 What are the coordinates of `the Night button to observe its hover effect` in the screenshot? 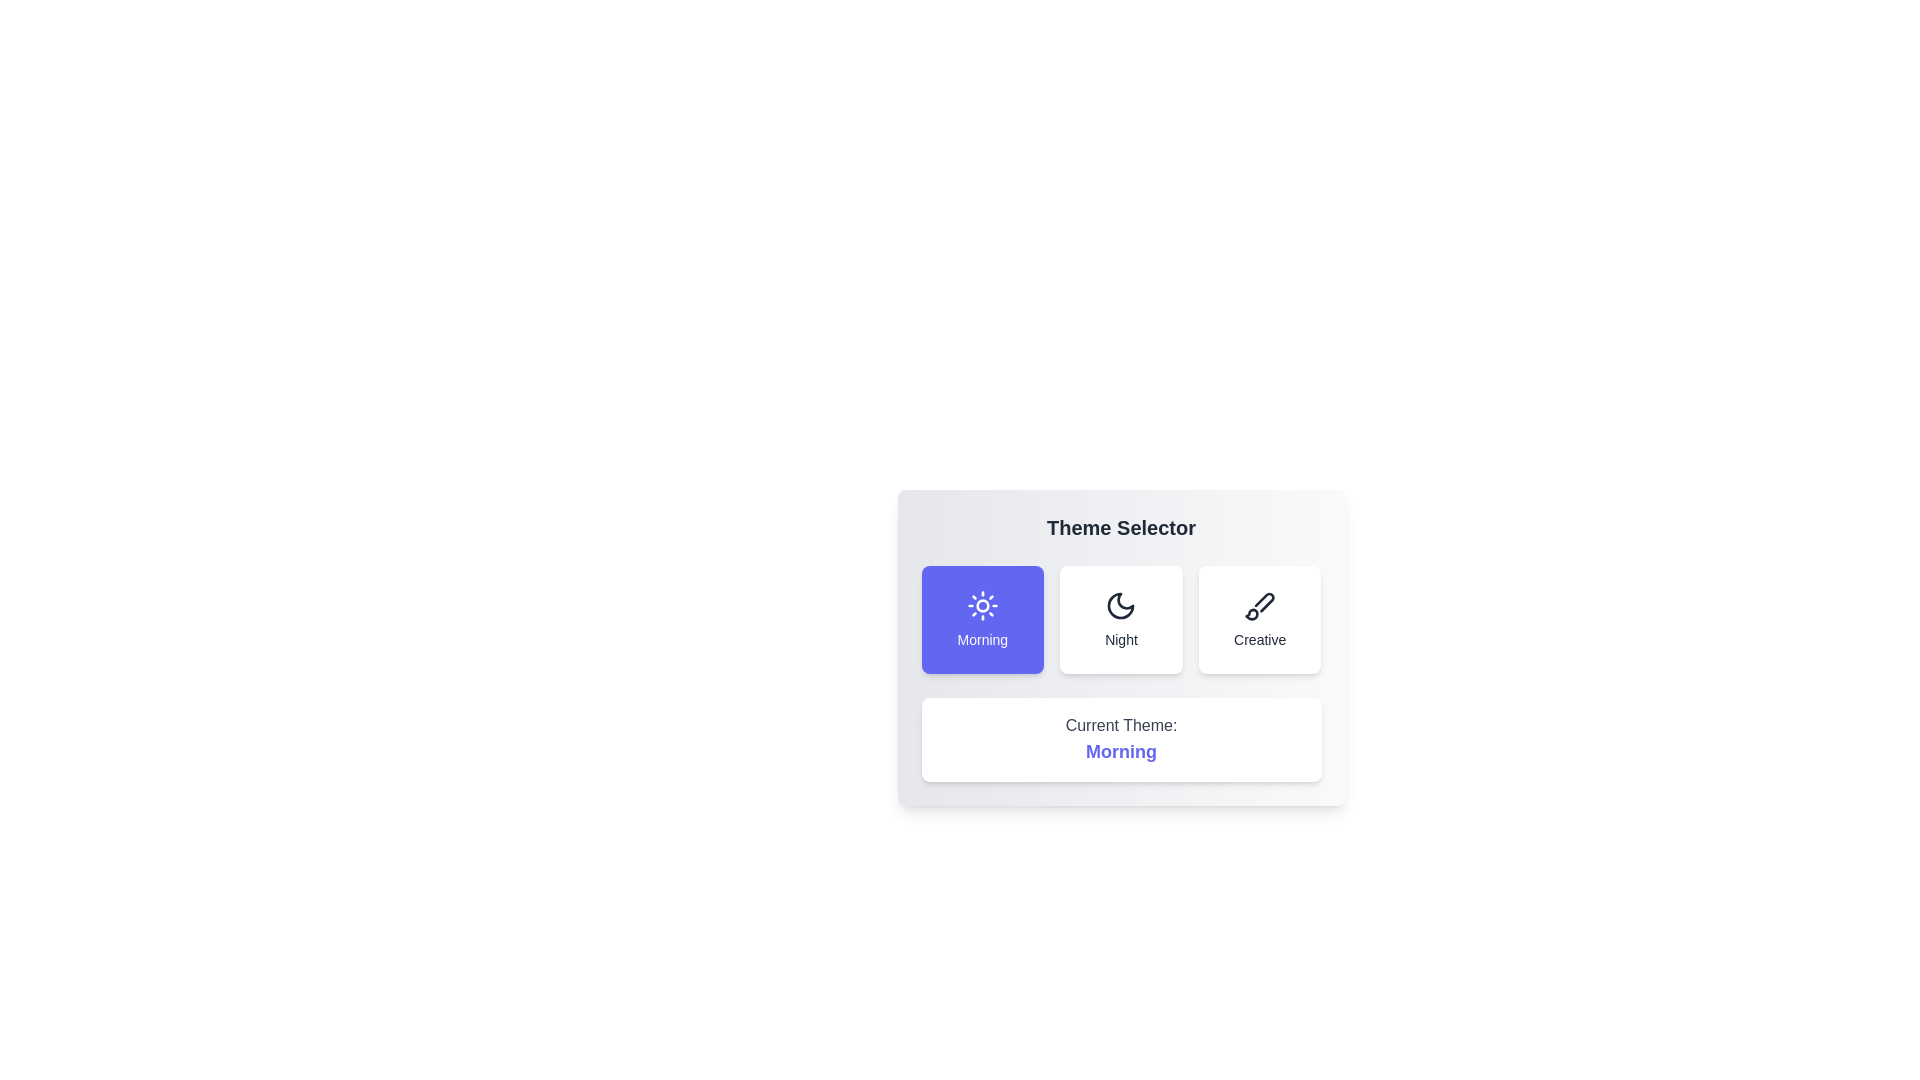 It's located at (1121, 619).